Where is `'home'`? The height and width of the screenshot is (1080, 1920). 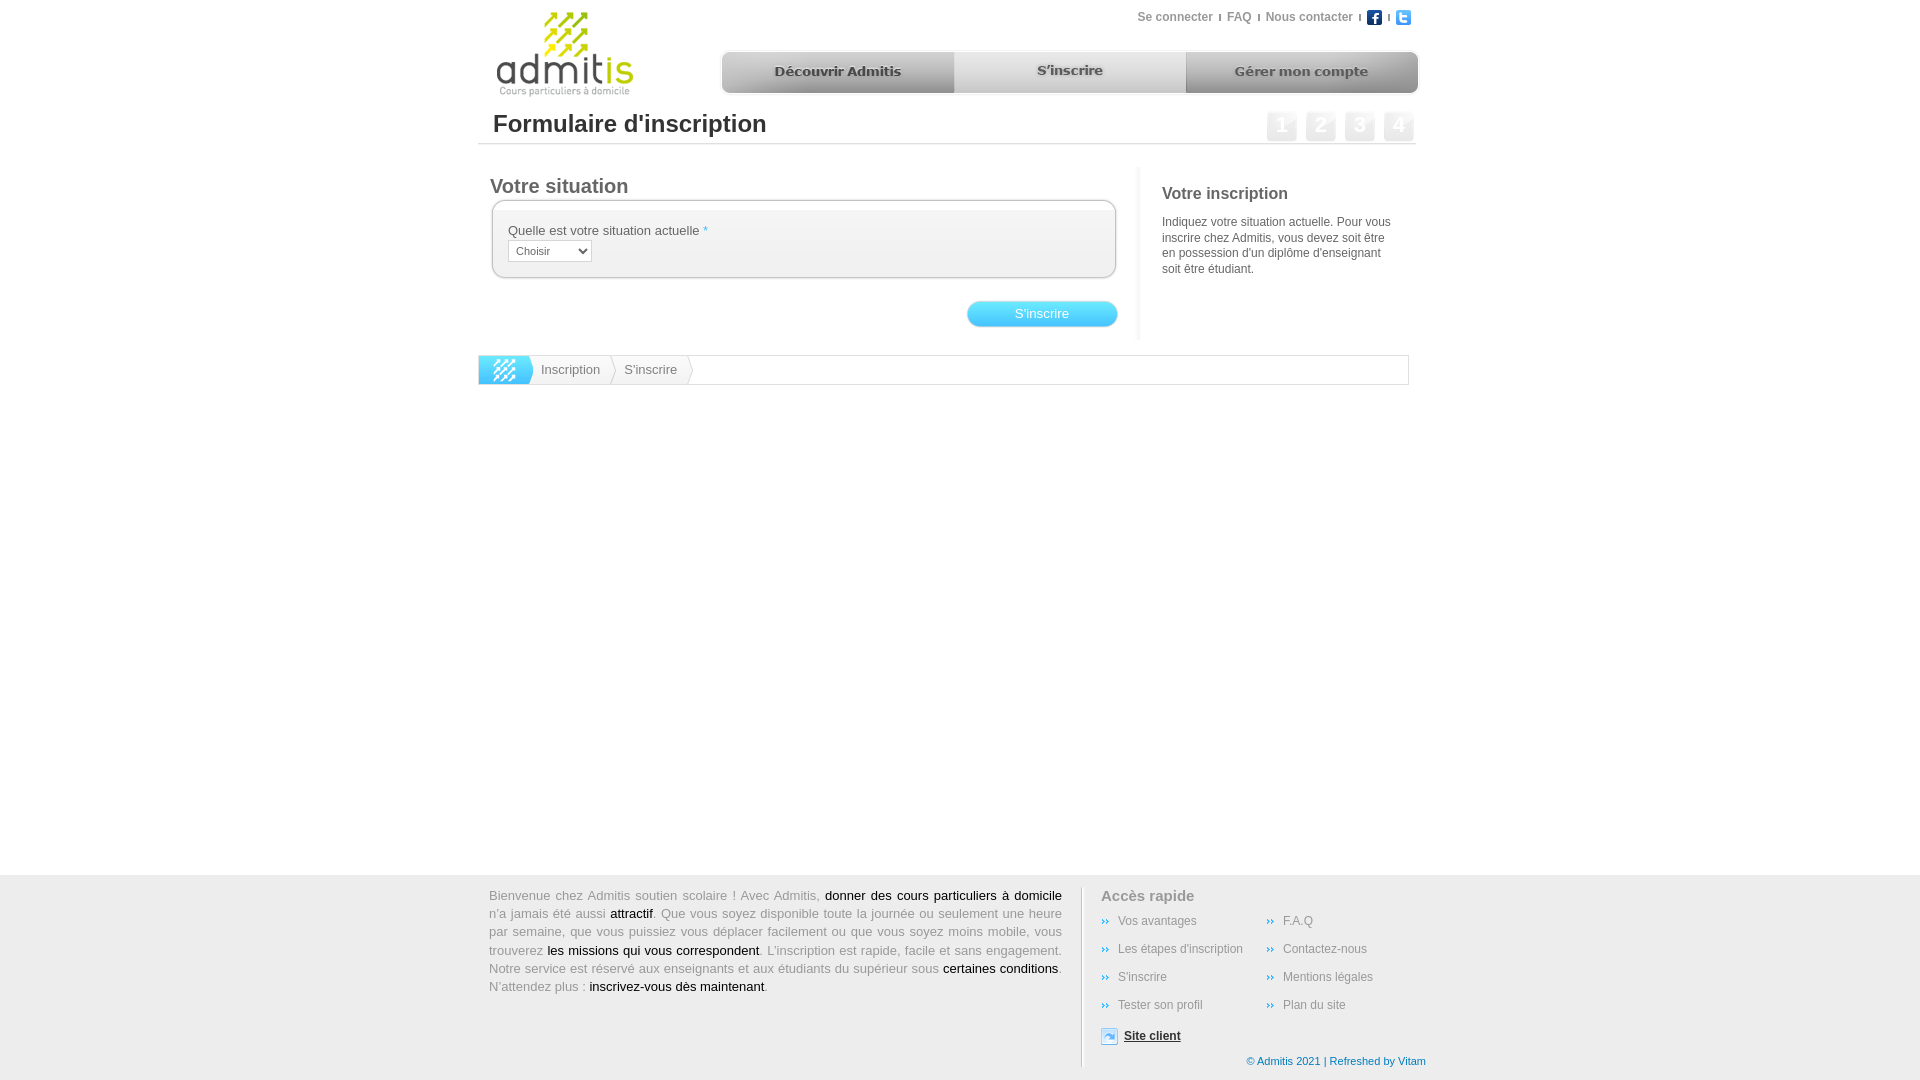
'home' is located at coordinates (478, 370).